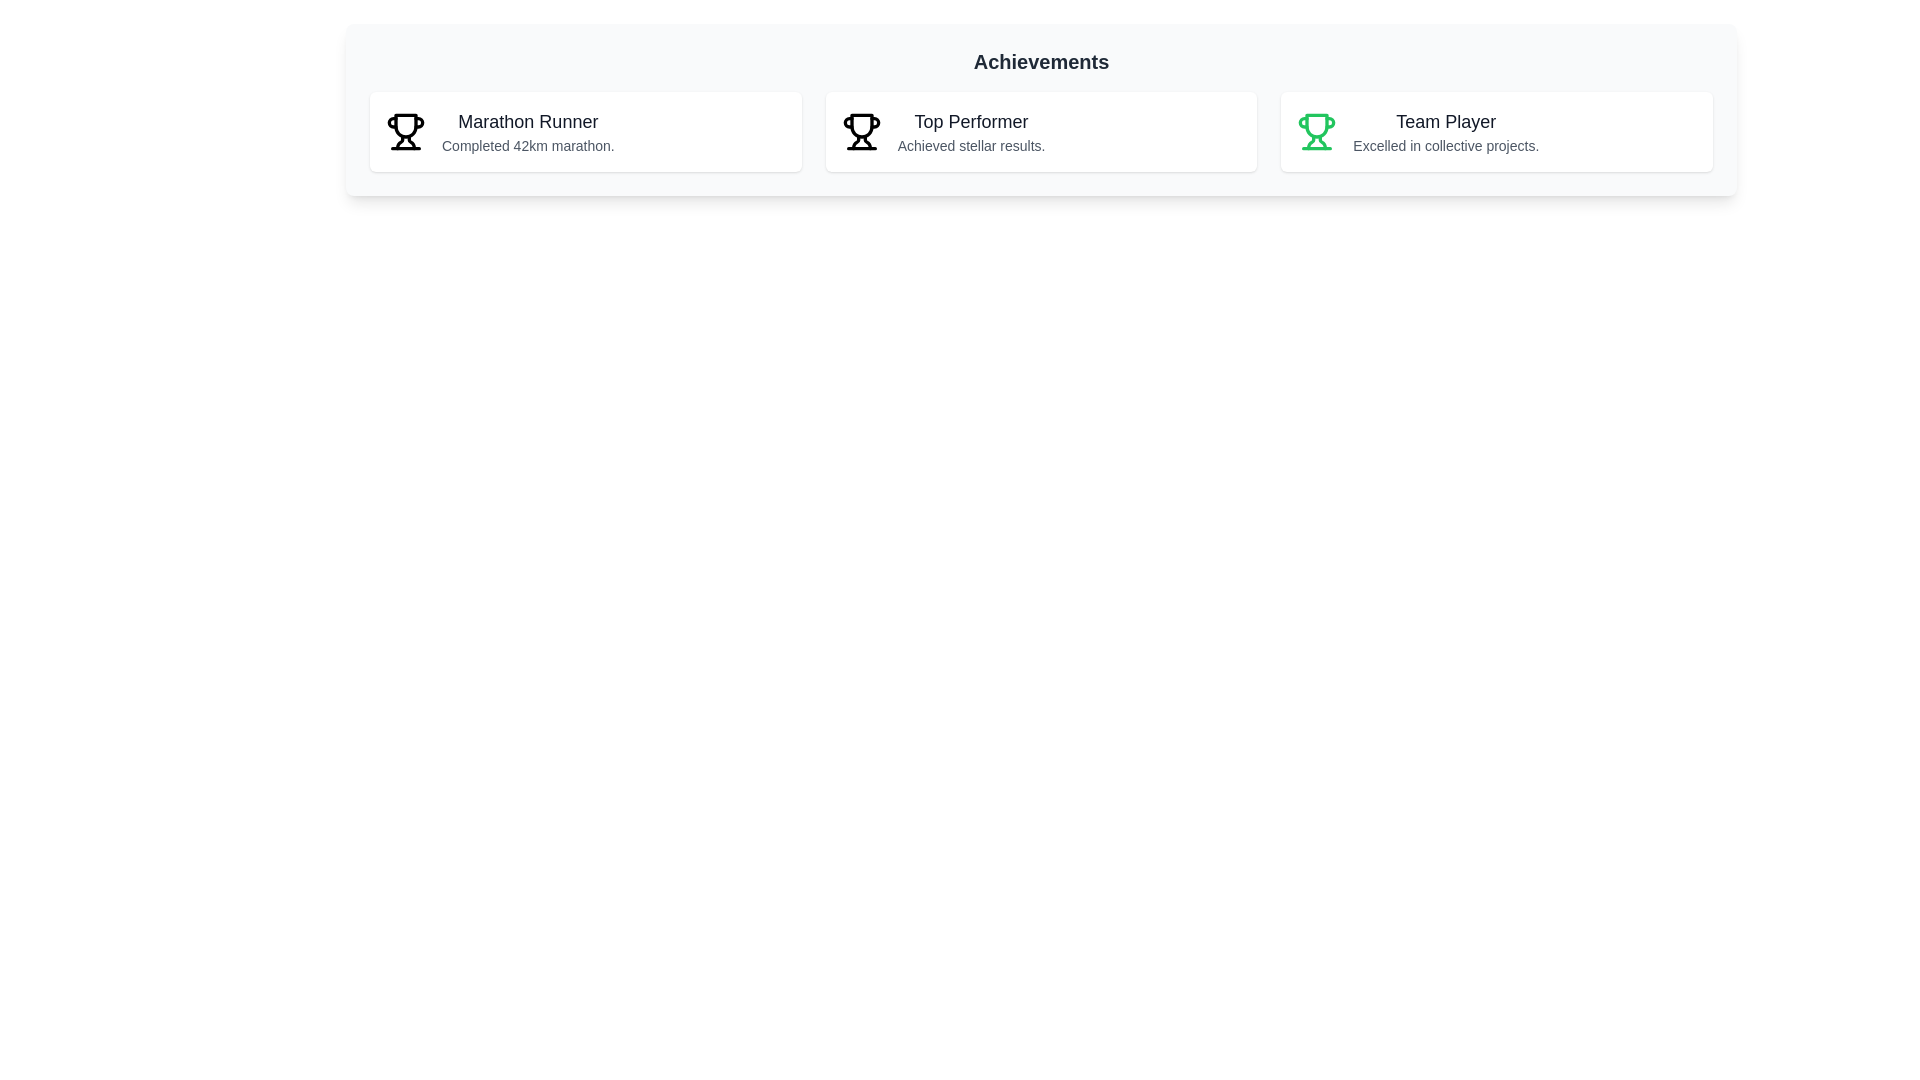 The height and width of the screenshot is (1080, 1920). What do you see at coordinates (528, 122) in the screenshot?
I see `the bold title text label denoting the achievement 'Marathon Runner' located at the top left of the card` at bounding box center [528, 122].